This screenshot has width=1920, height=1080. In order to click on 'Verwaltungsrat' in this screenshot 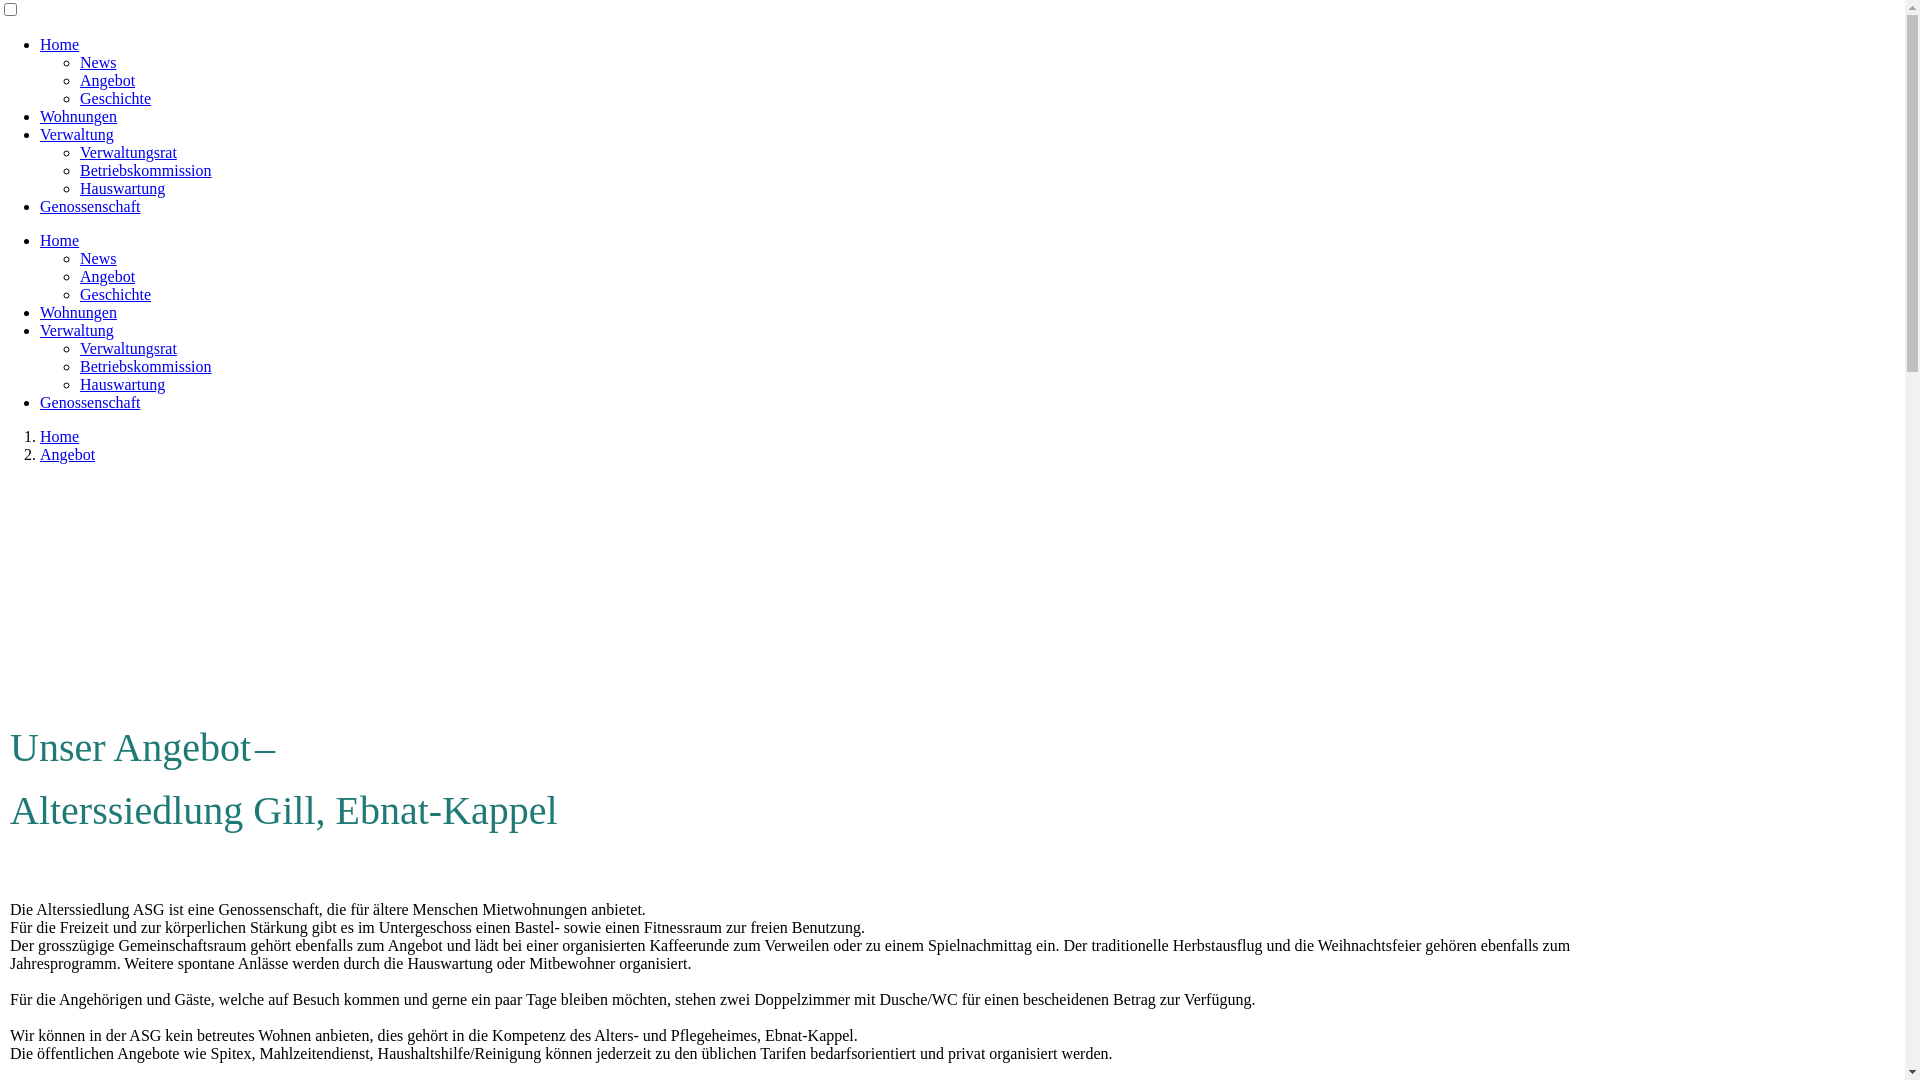, I will do `click(127, 347)`.